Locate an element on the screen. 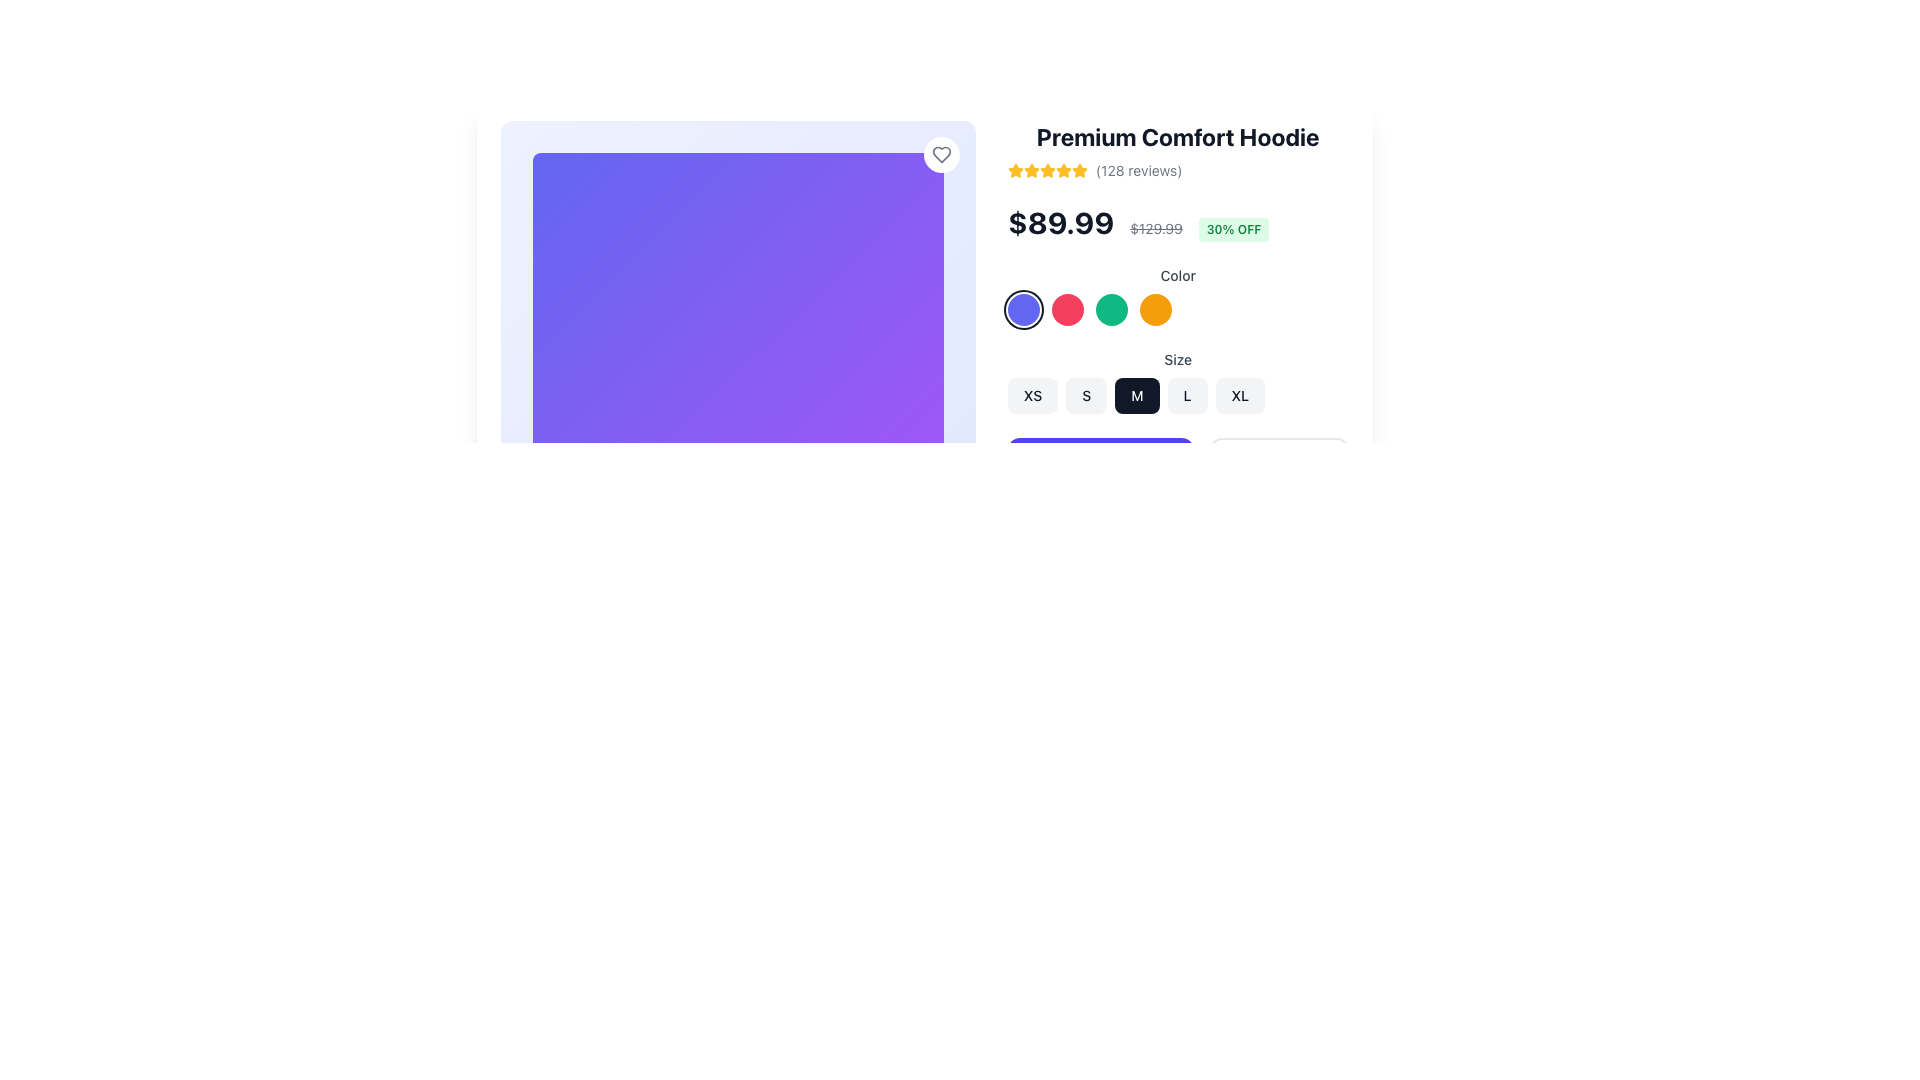  the heart-shaped 'like' button located in the upper-right corner of the product image area is located at coordinates (940, 153).